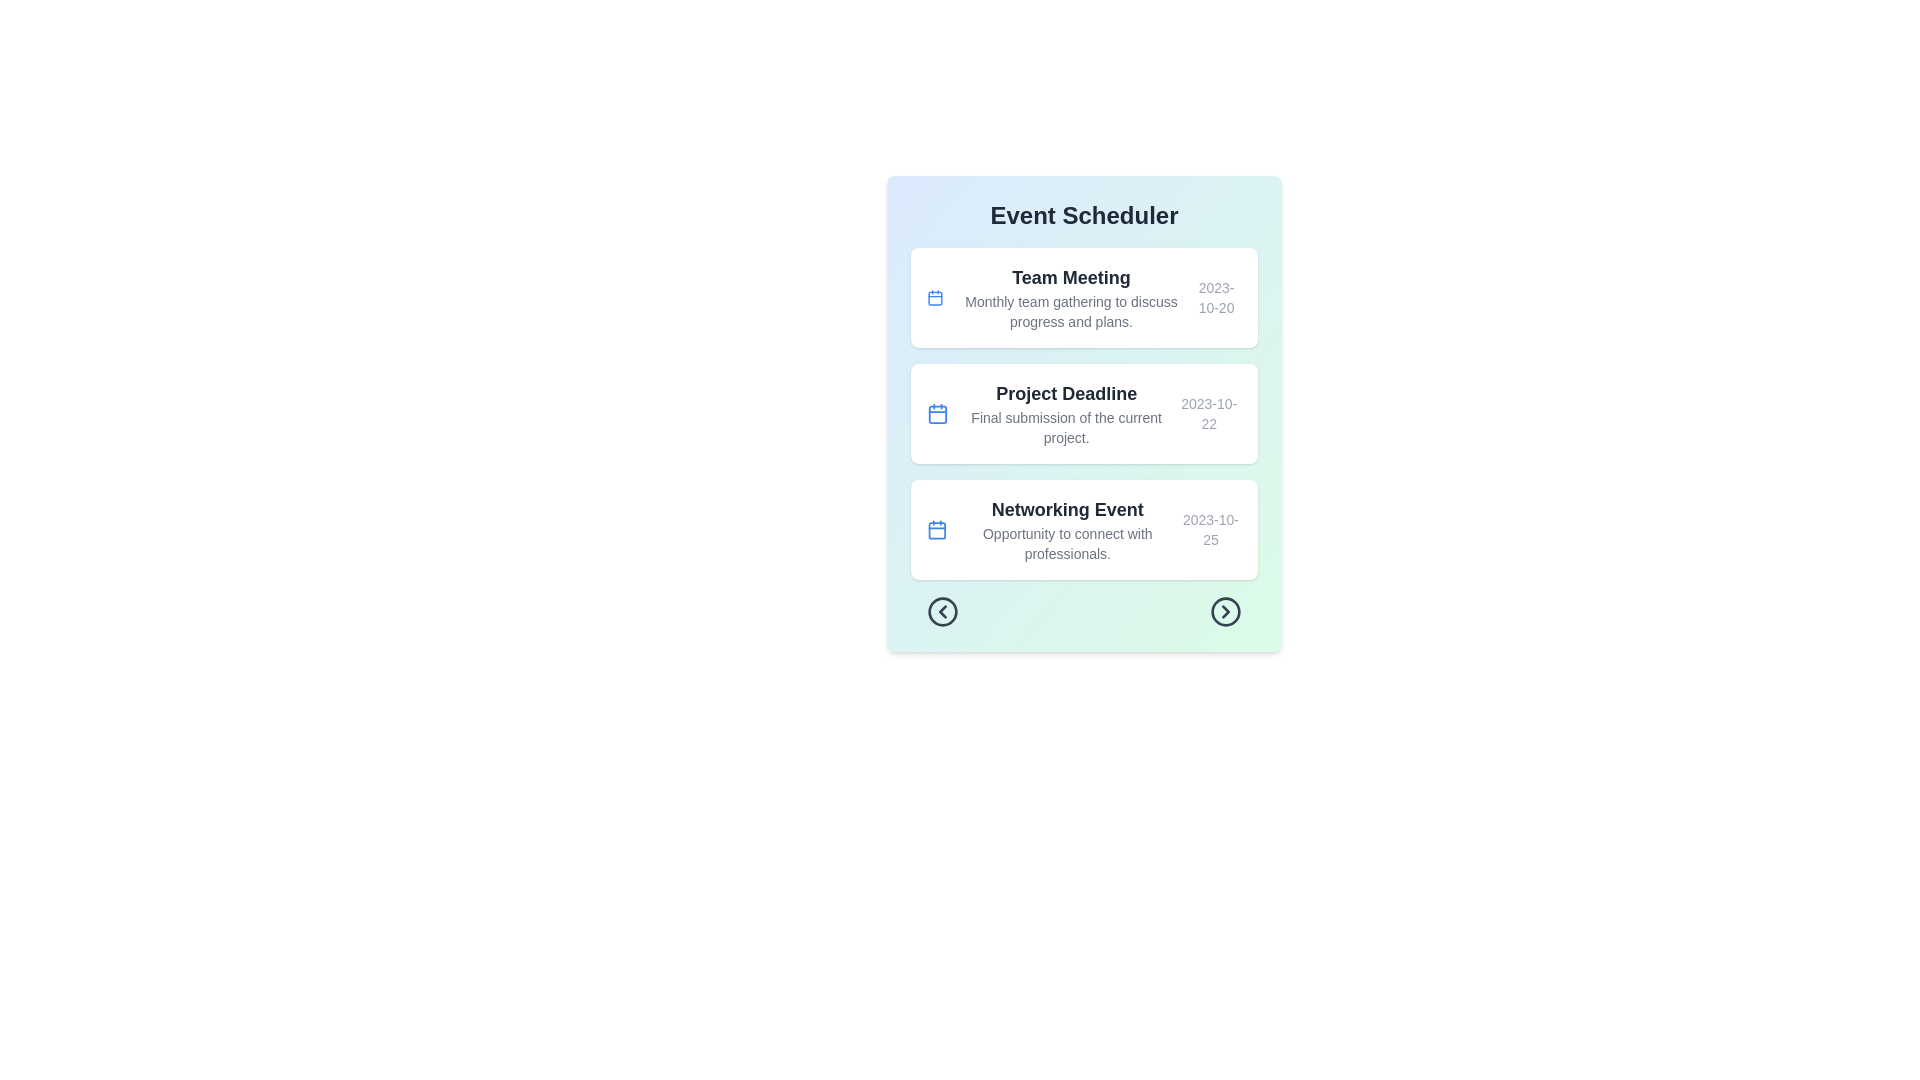  Describe the element at coordinates (1083, 528) in the screenshot. I see `the event card for Networking Event to view the hover effect` at that location.